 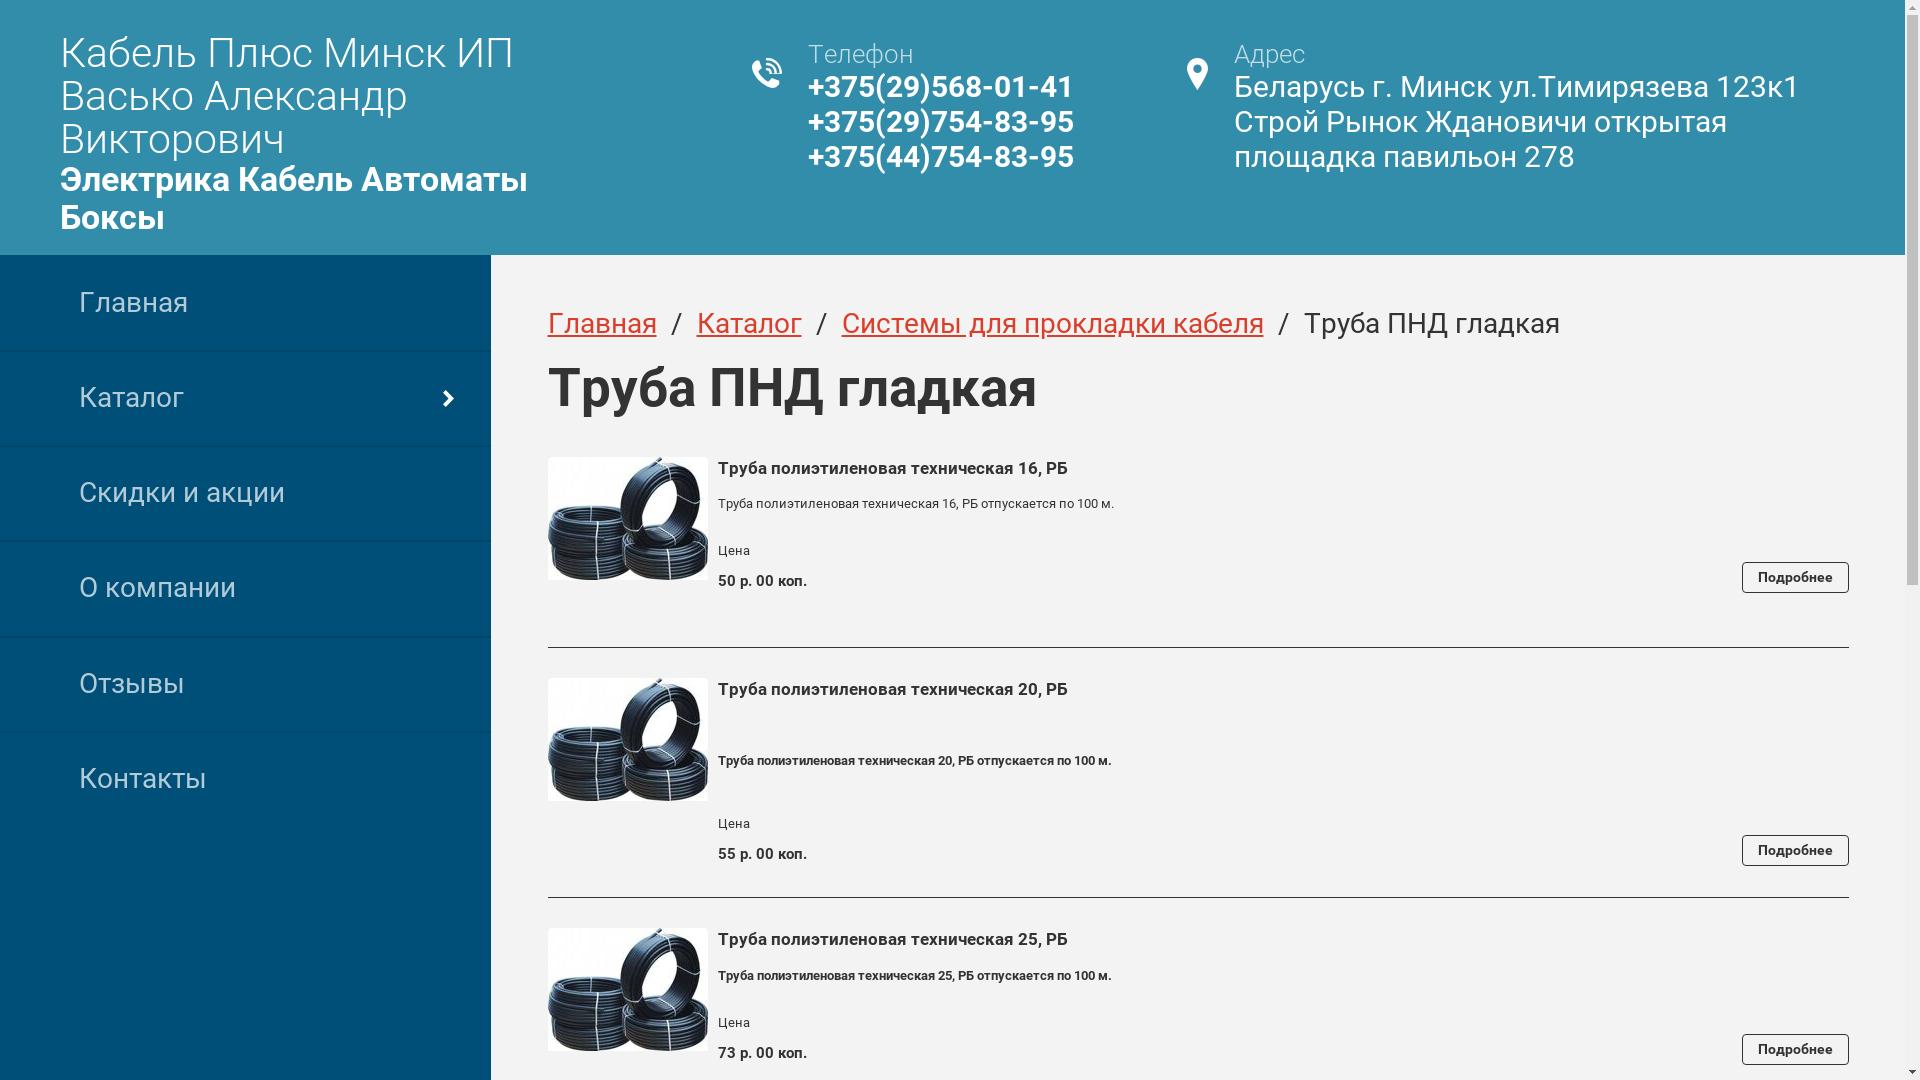 What do you see at coordinates (939, 85) in the screenshot?
I see `'+375(29)568-01-41'` at bounding box center [939, 85].